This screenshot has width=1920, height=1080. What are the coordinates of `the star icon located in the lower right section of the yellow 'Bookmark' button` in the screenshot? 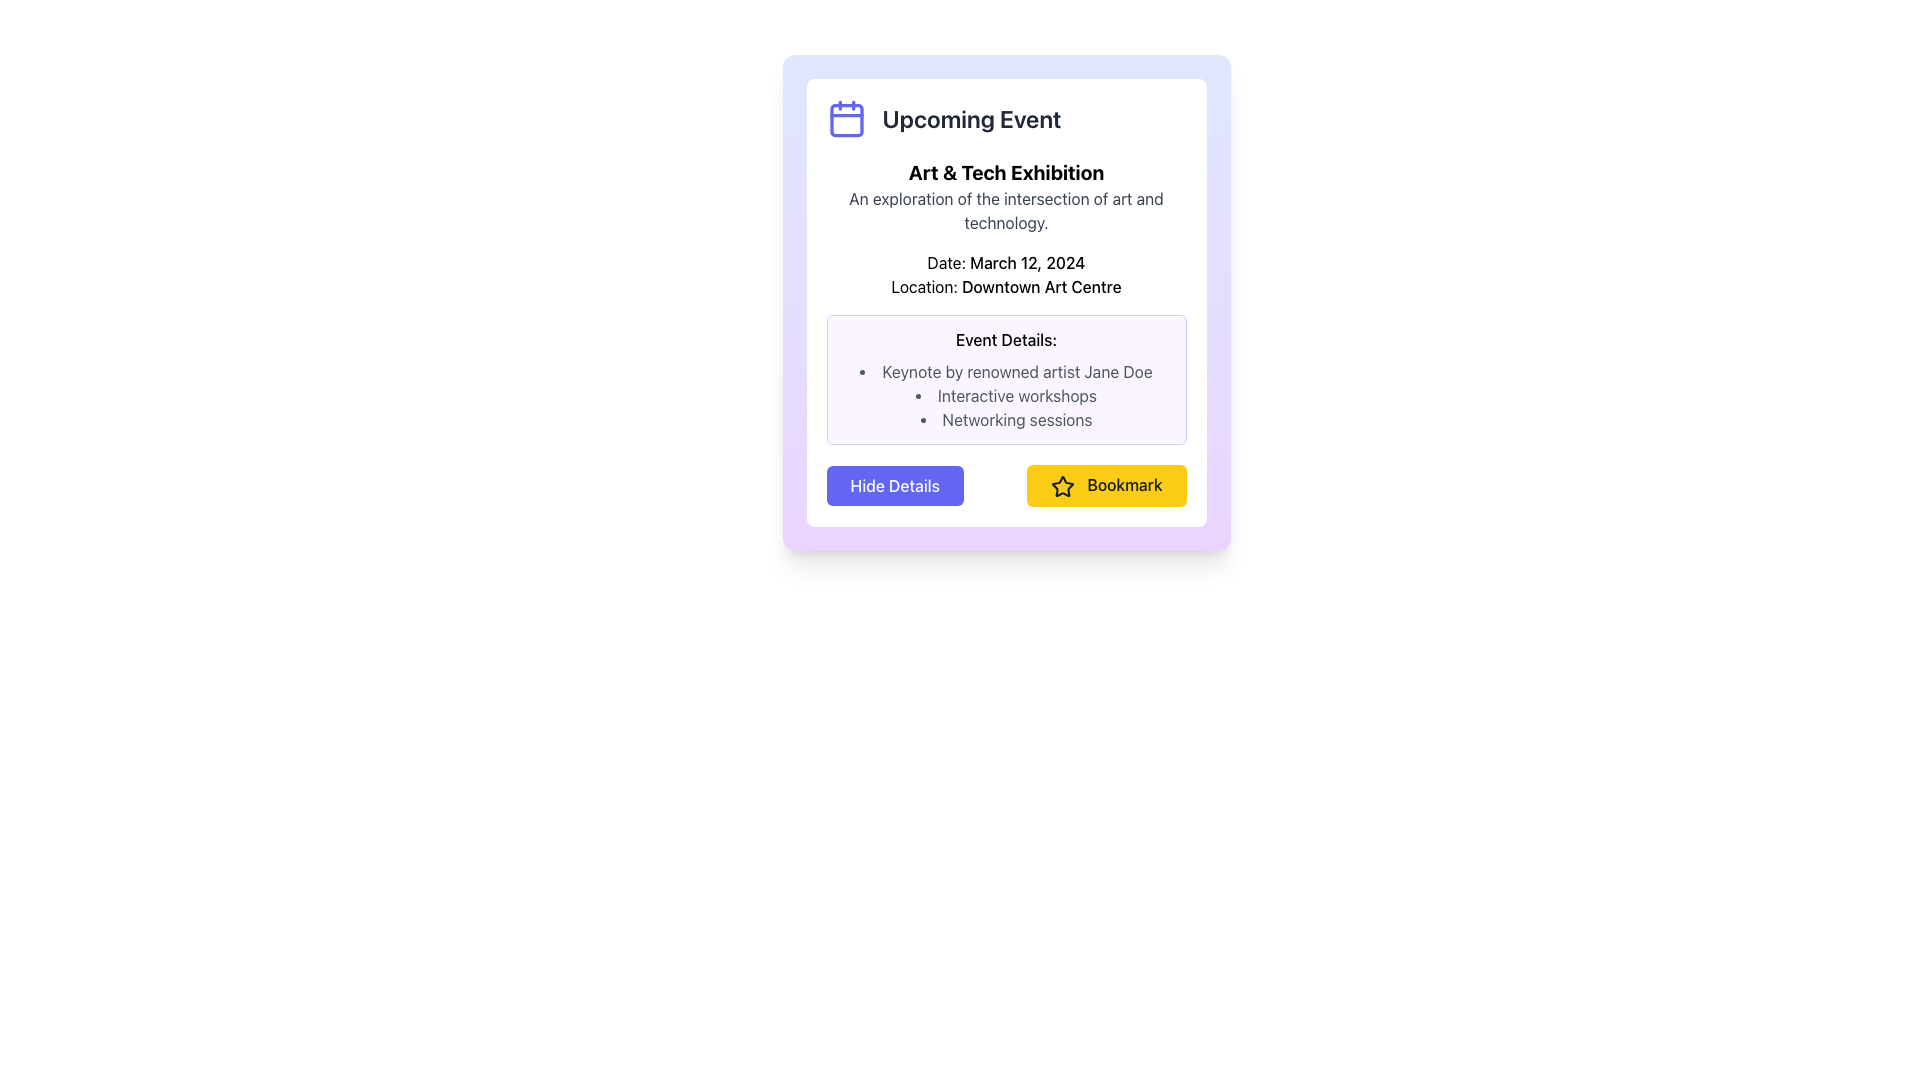 It's located at (1062, 486).